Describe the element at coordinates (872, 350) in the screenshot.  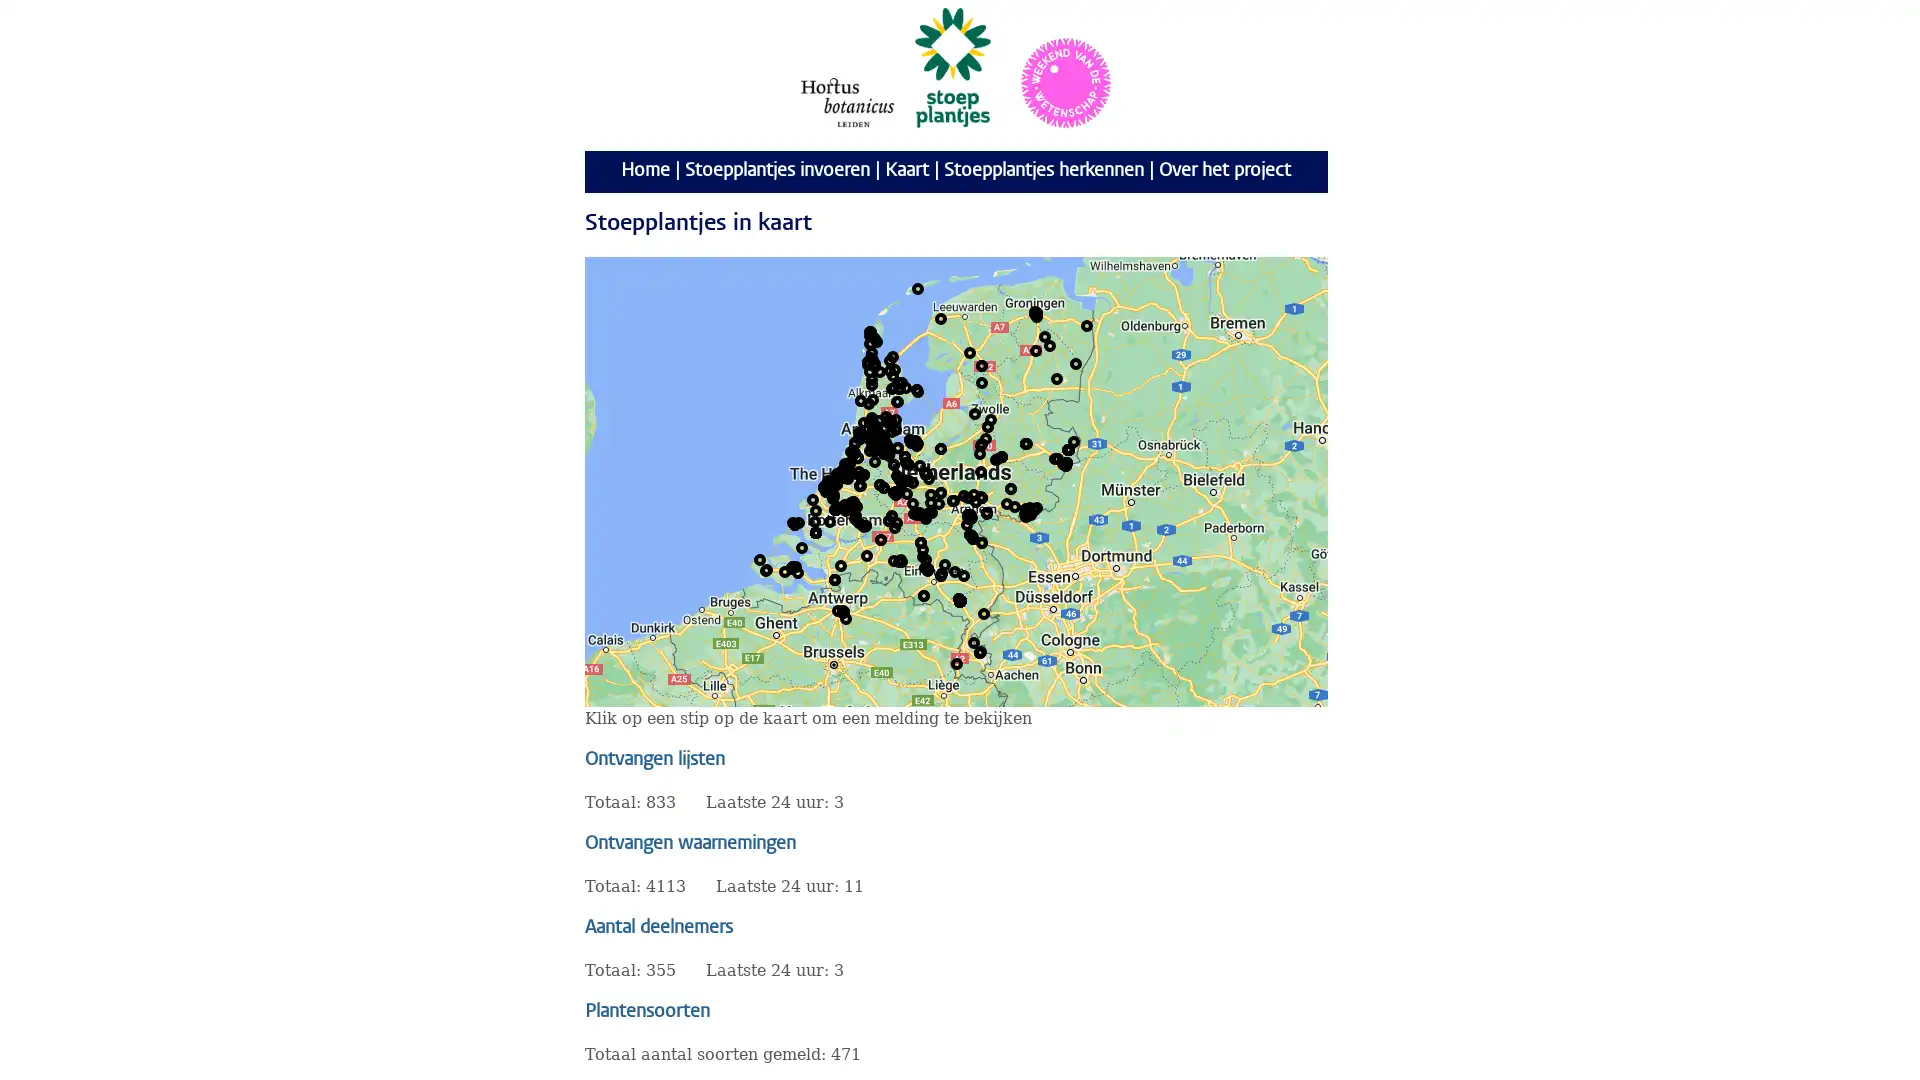
I see `Telling van op 08 november 2021` at that location.